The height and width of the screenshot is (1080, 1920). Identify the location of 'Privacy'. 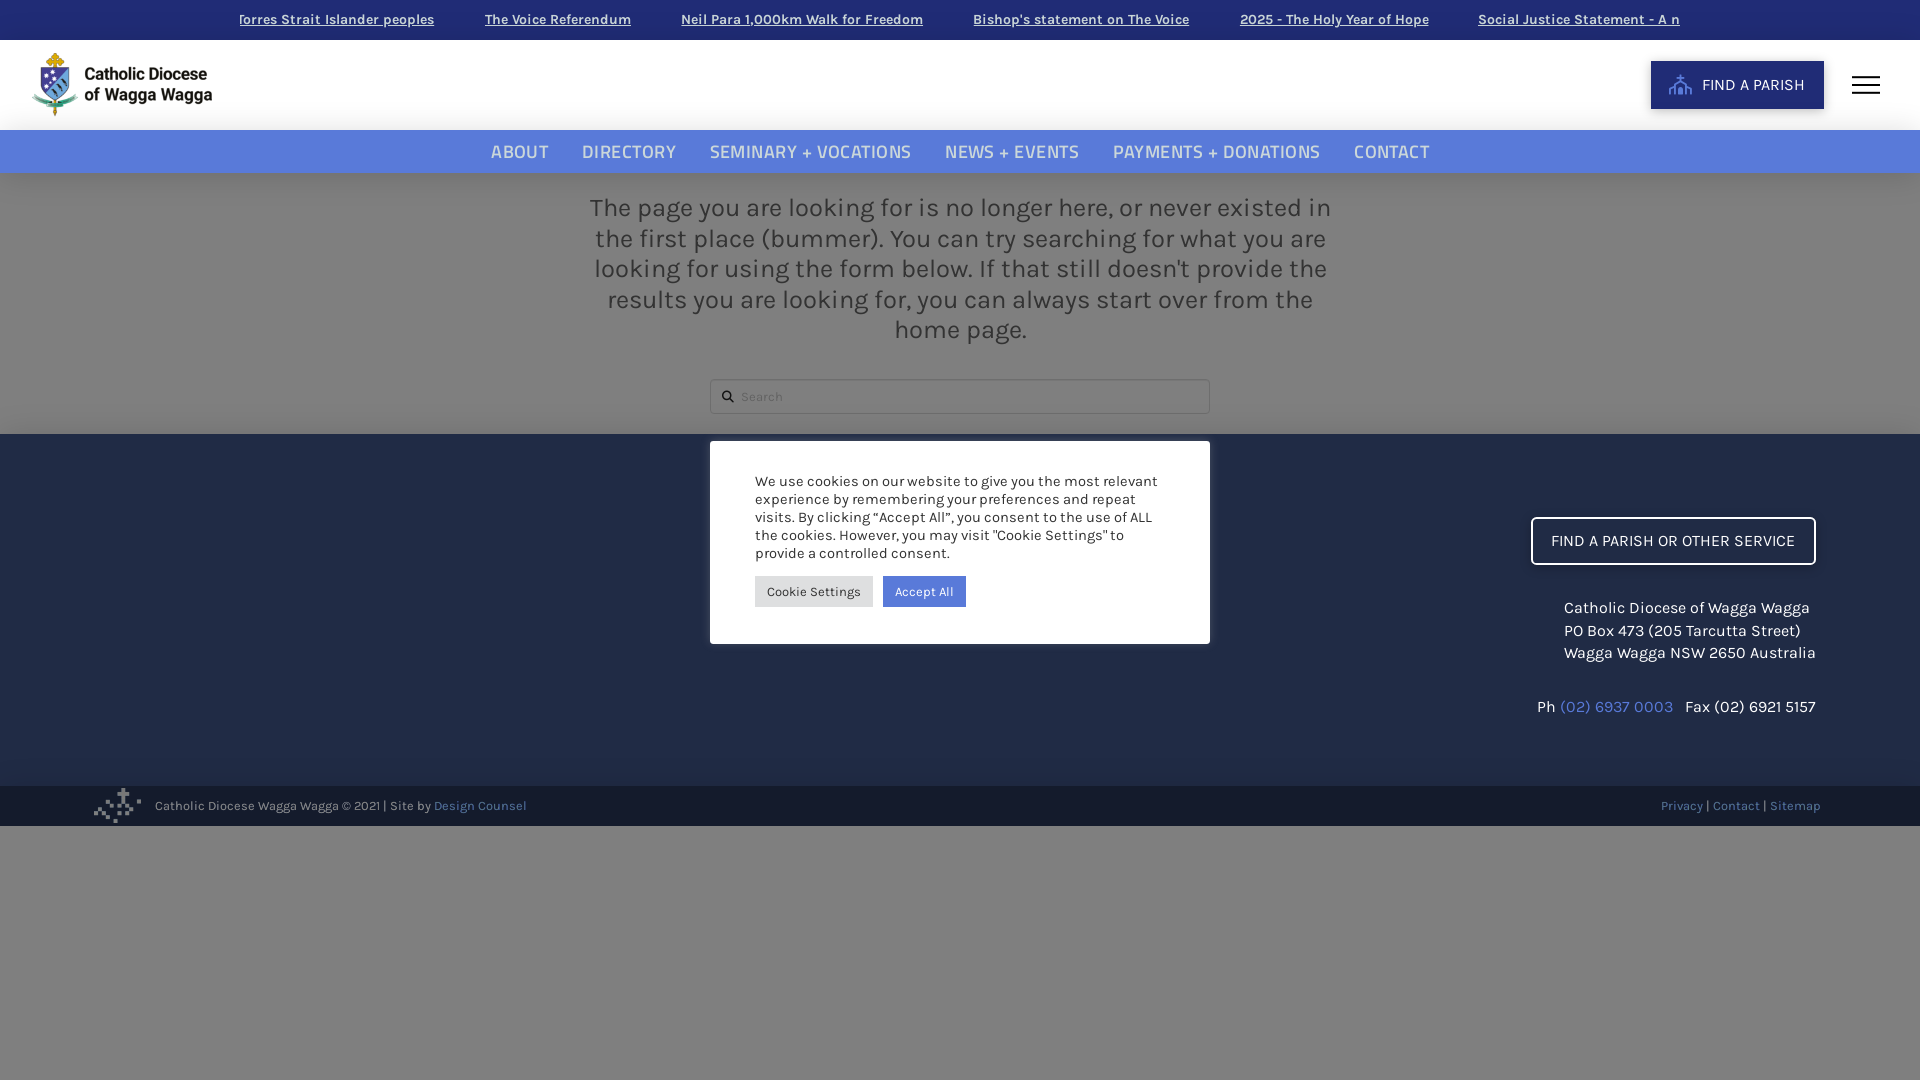
(1680, 804).